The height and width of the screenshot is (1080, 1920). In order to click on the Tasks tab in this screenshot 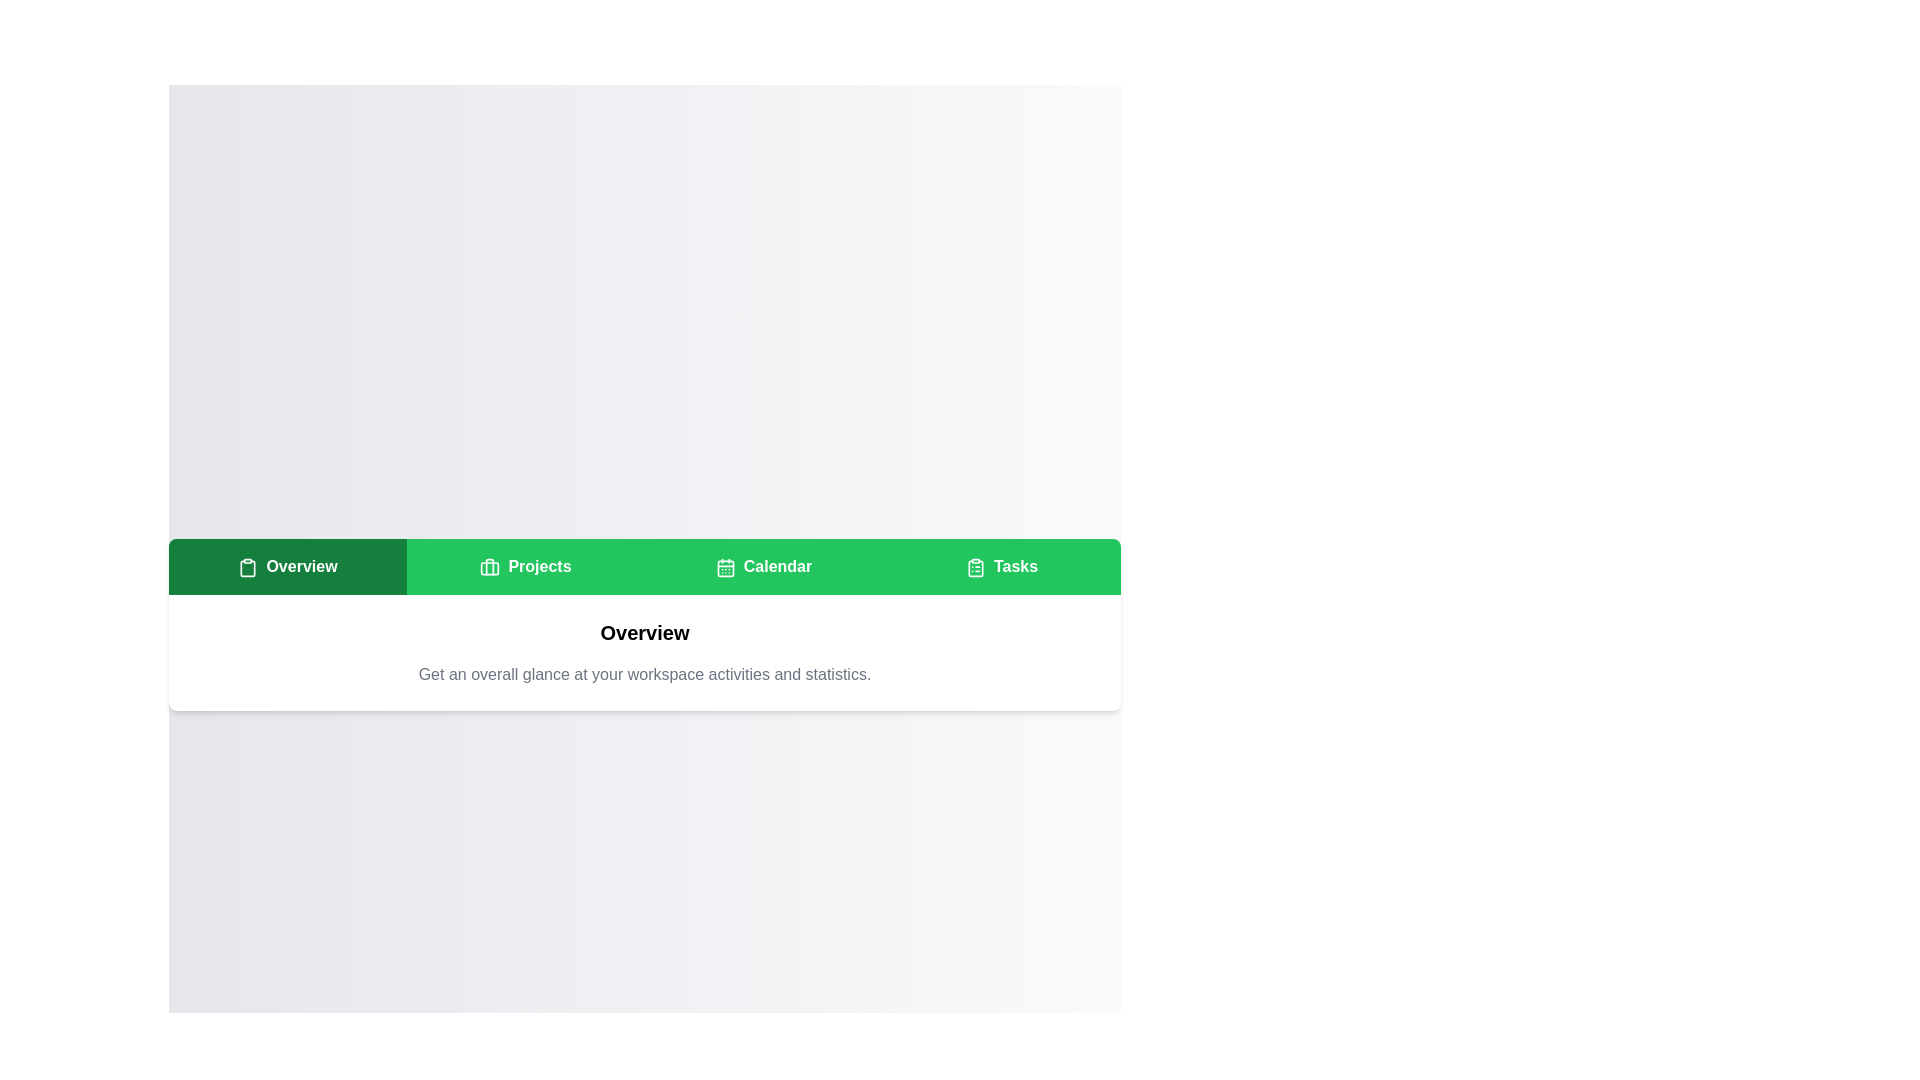, I will do `click(1002, 567)`.